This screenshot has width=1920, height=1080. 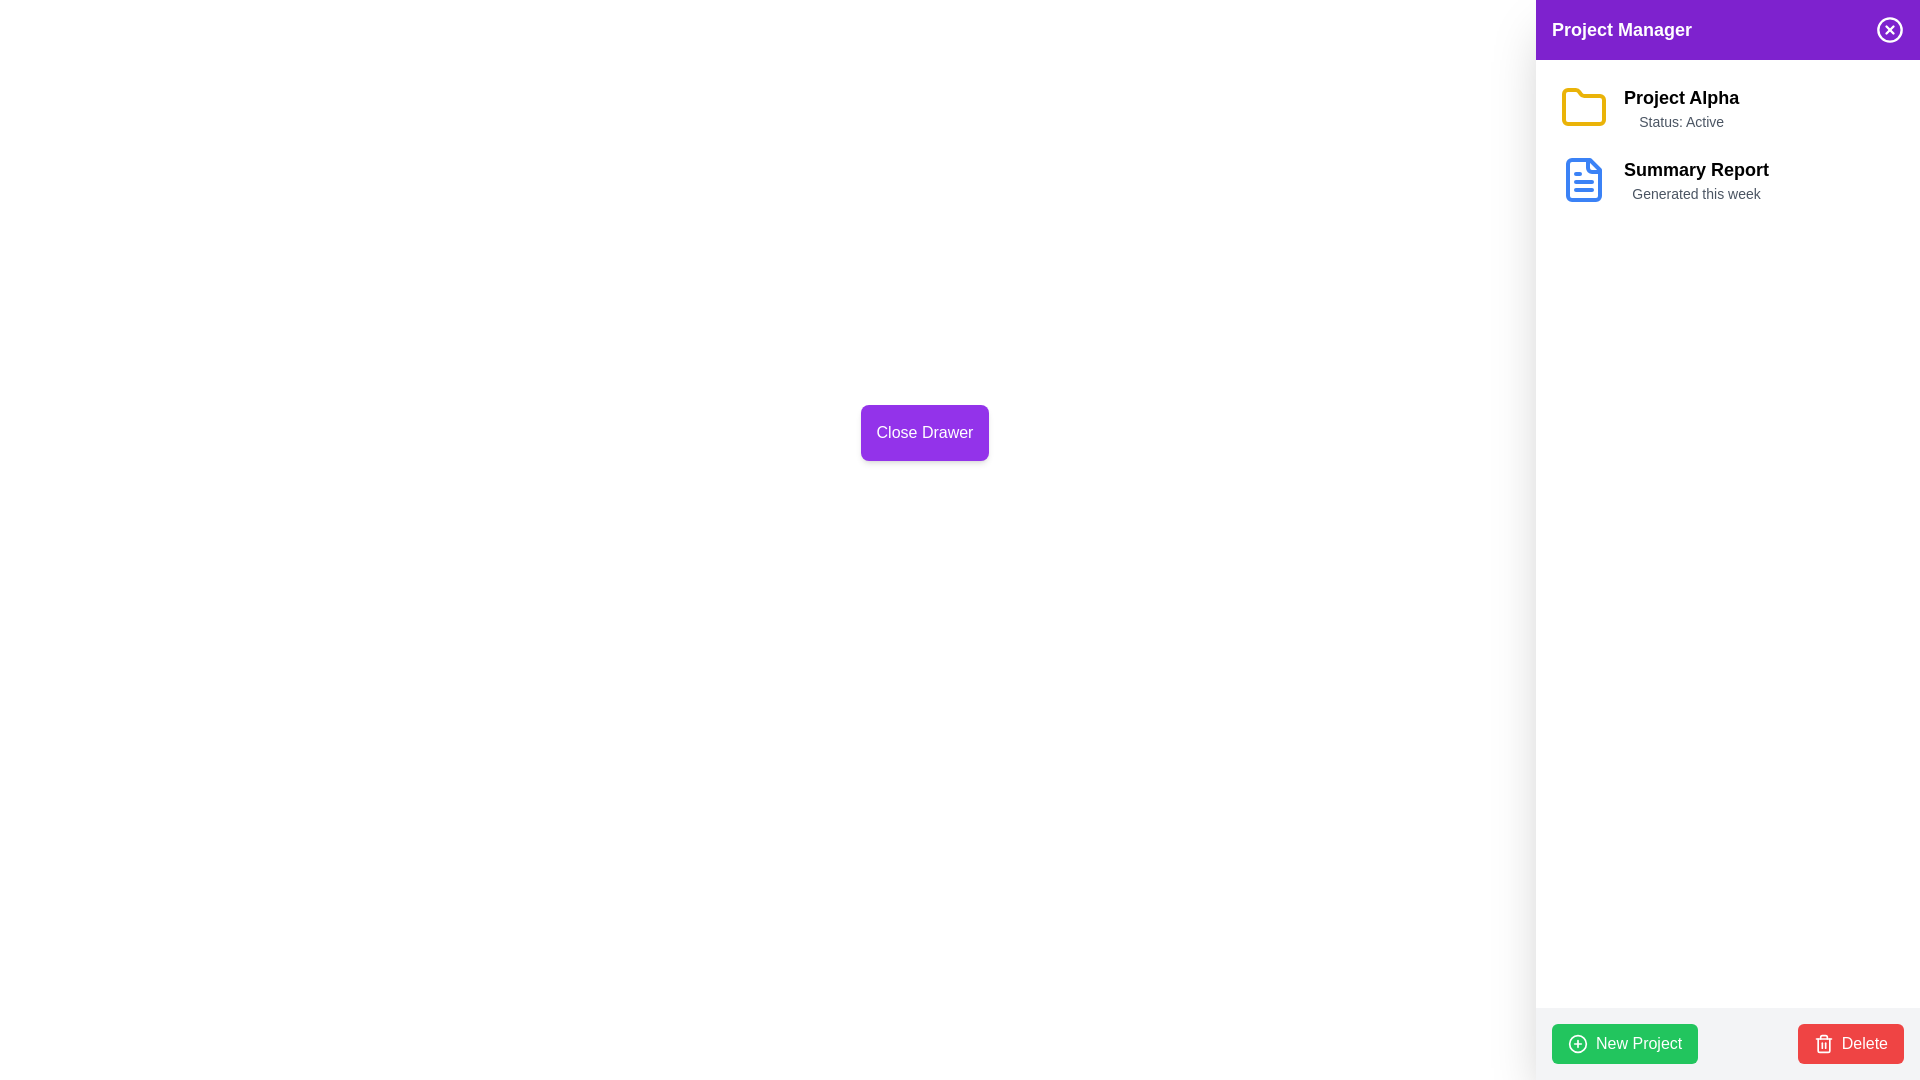 I want to click on the folder icon, which is a bold yellow icon representing a folder, located to the left of the 'Project Alpha' text in the 'Project Manager' panel, so click(x=1583, y=107).